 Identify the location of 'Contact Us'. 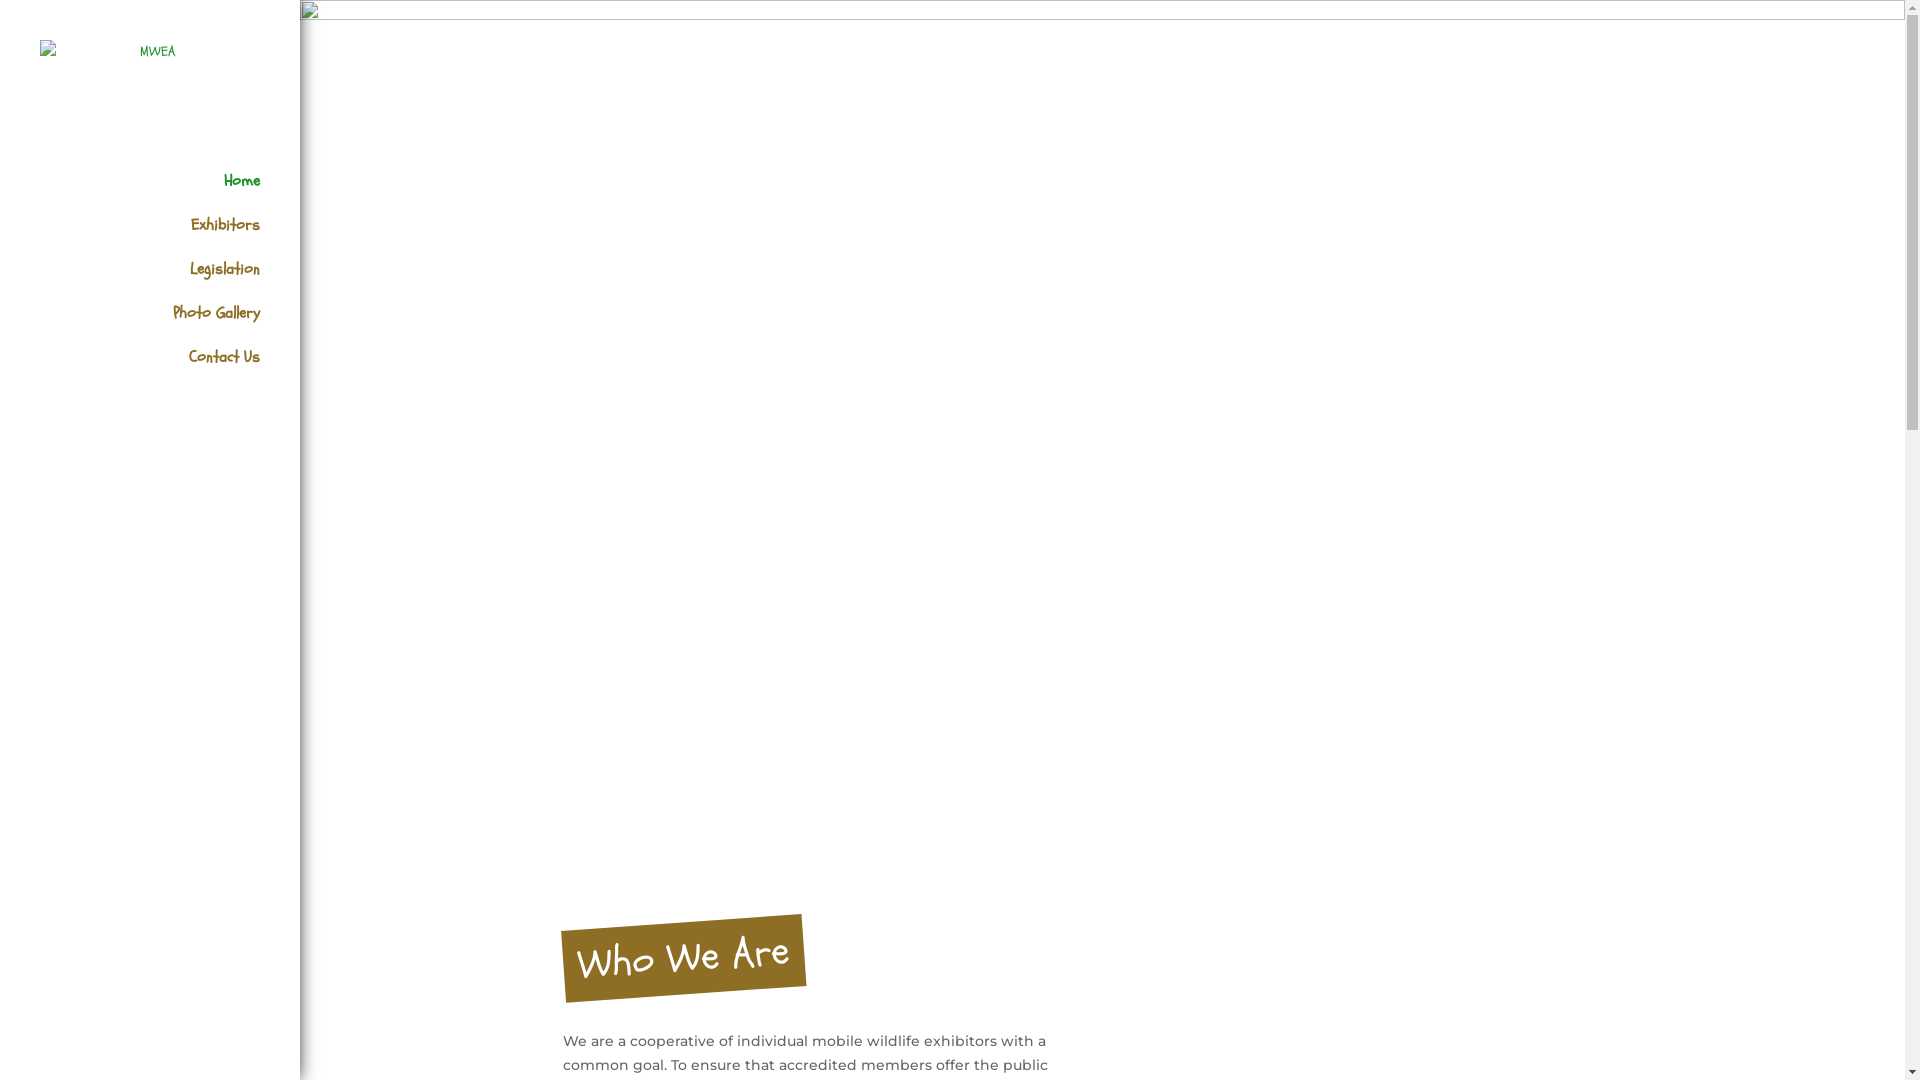
(169, 371).